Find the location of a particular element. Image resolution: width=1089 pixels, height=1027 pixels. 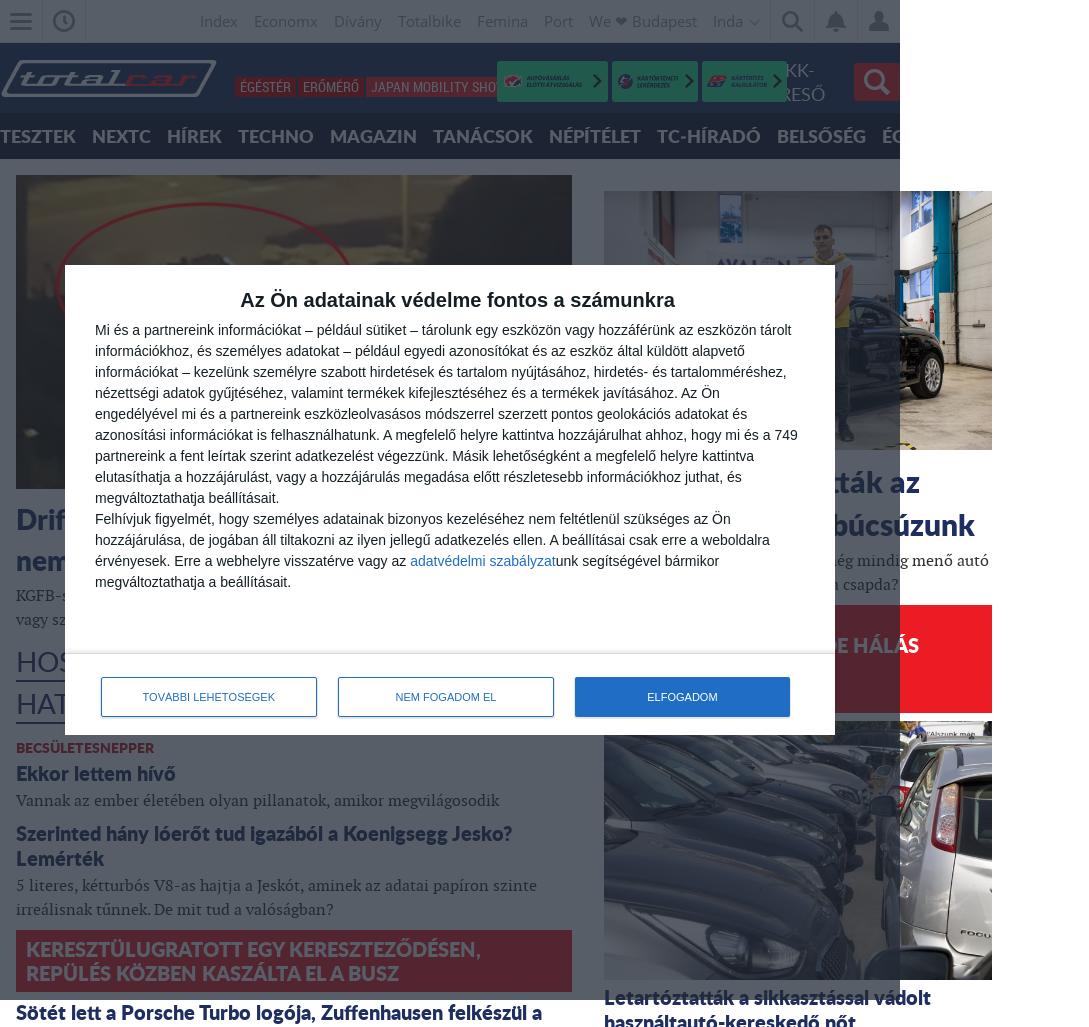

'Nem tépi le a fejed, de hálás leszel érte' is located at coordinates (766, 655).